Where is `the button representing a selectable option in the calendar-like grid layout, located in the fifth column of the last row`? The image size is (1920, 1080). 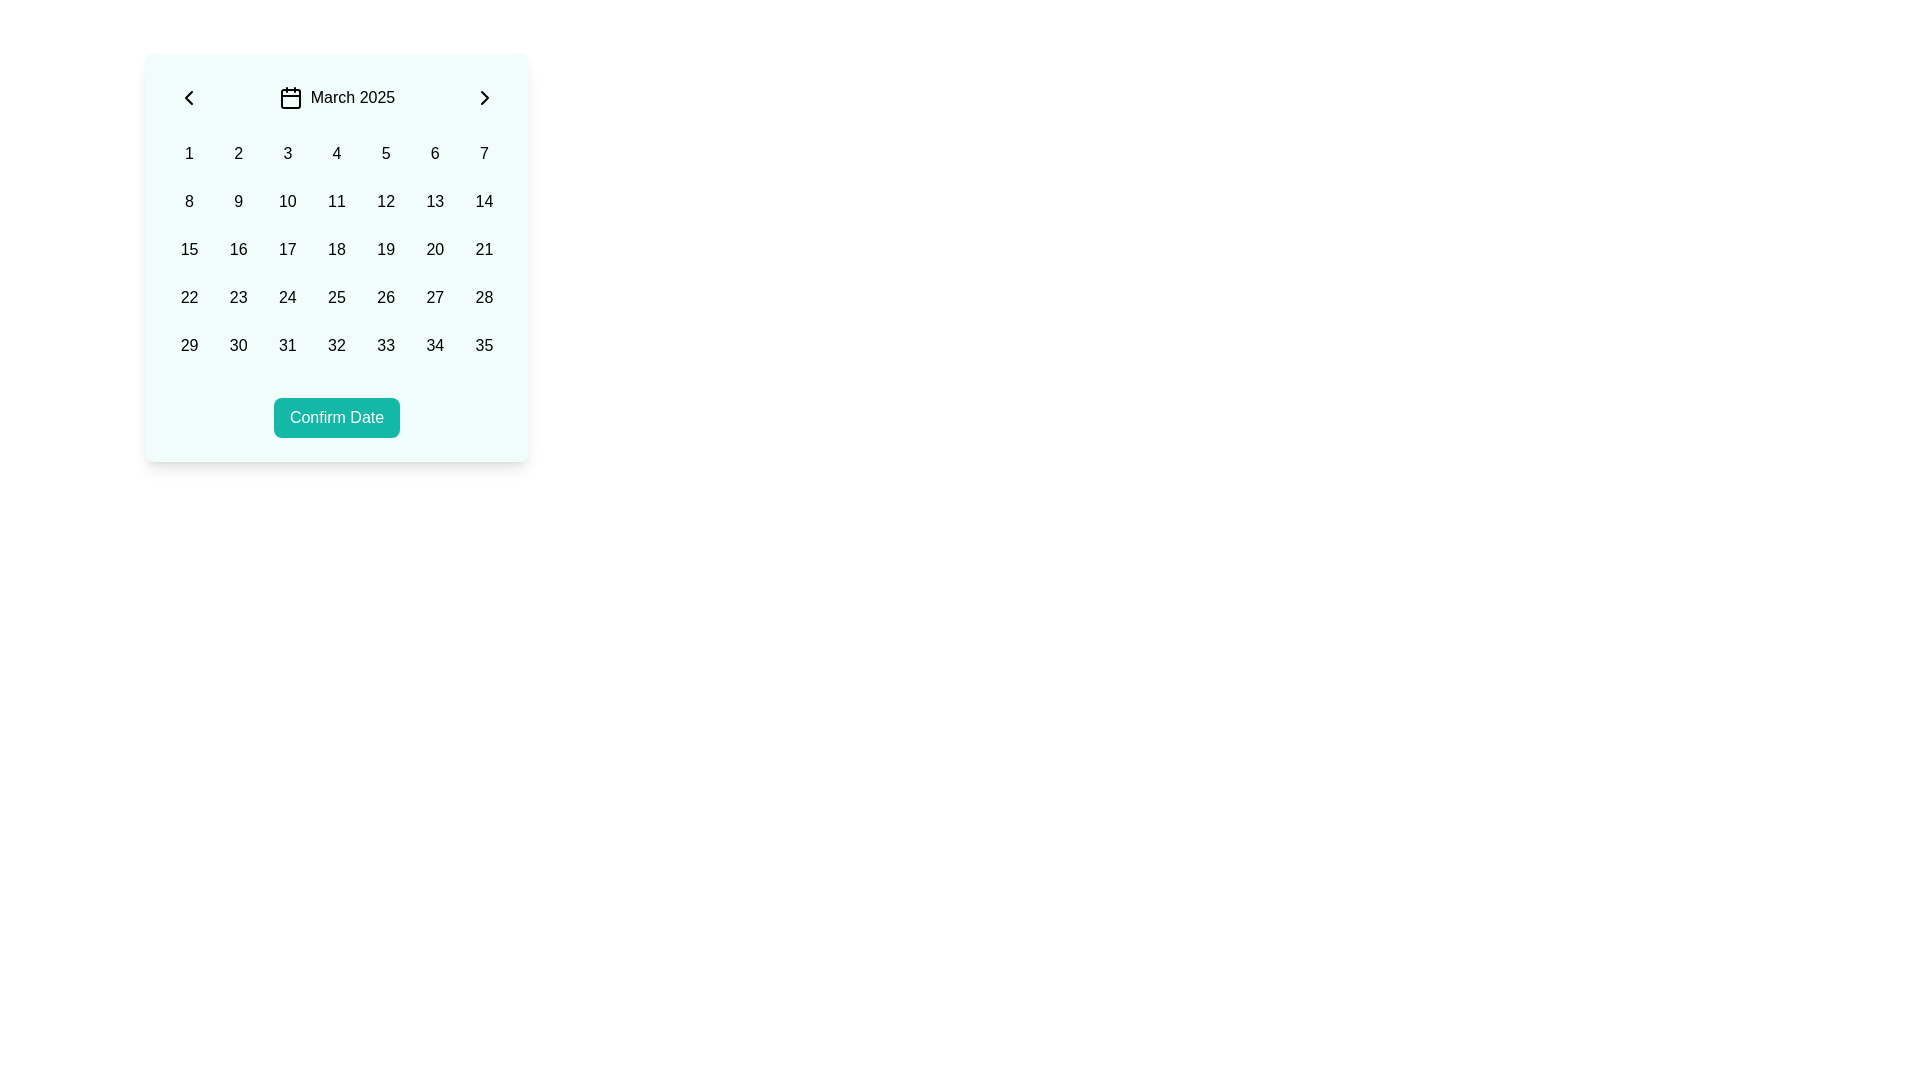
the button representing a selectable option in the calendar-like grid layout, located in the fifth column of the last row is located at coordinates (336, 345).